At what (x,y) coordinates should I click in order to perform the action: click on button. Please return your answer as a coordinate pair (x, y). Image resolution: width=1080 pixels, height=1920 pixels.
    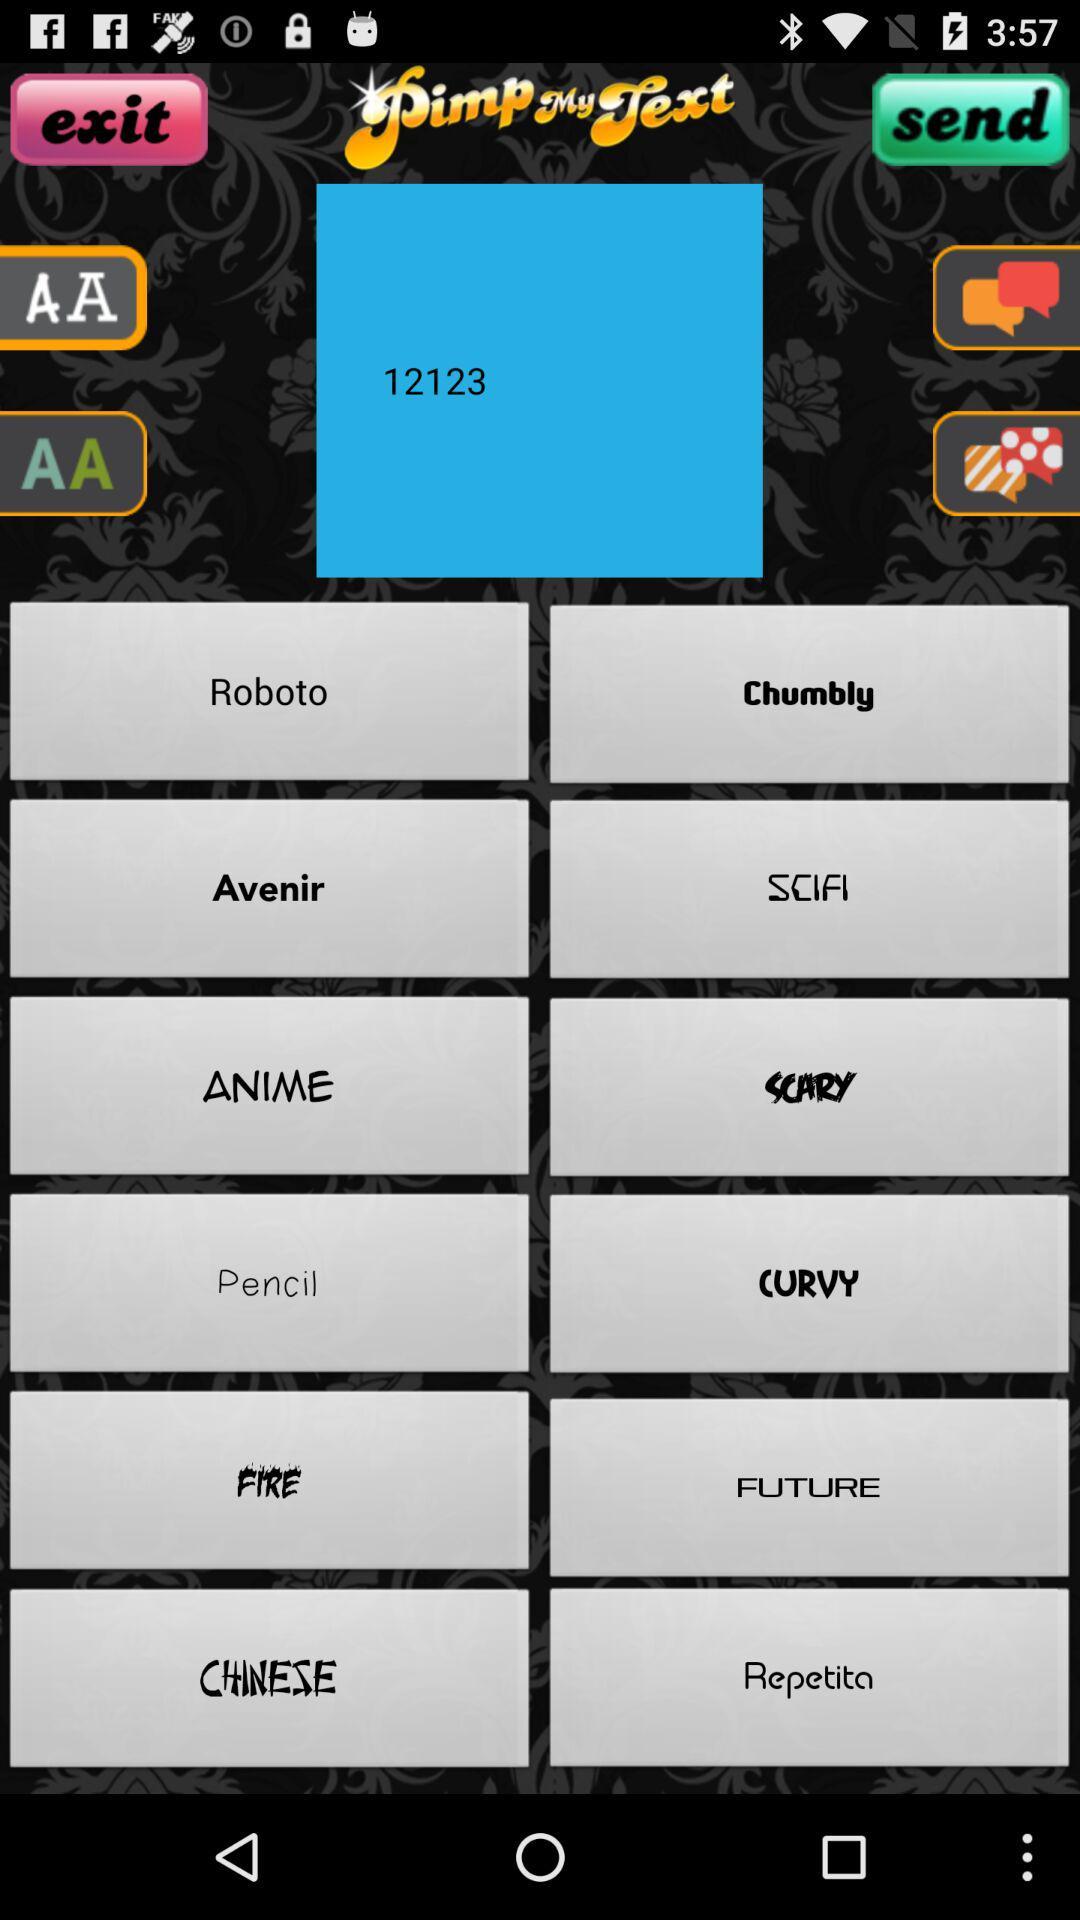
    Looking at the image, I should click on (969, 118).